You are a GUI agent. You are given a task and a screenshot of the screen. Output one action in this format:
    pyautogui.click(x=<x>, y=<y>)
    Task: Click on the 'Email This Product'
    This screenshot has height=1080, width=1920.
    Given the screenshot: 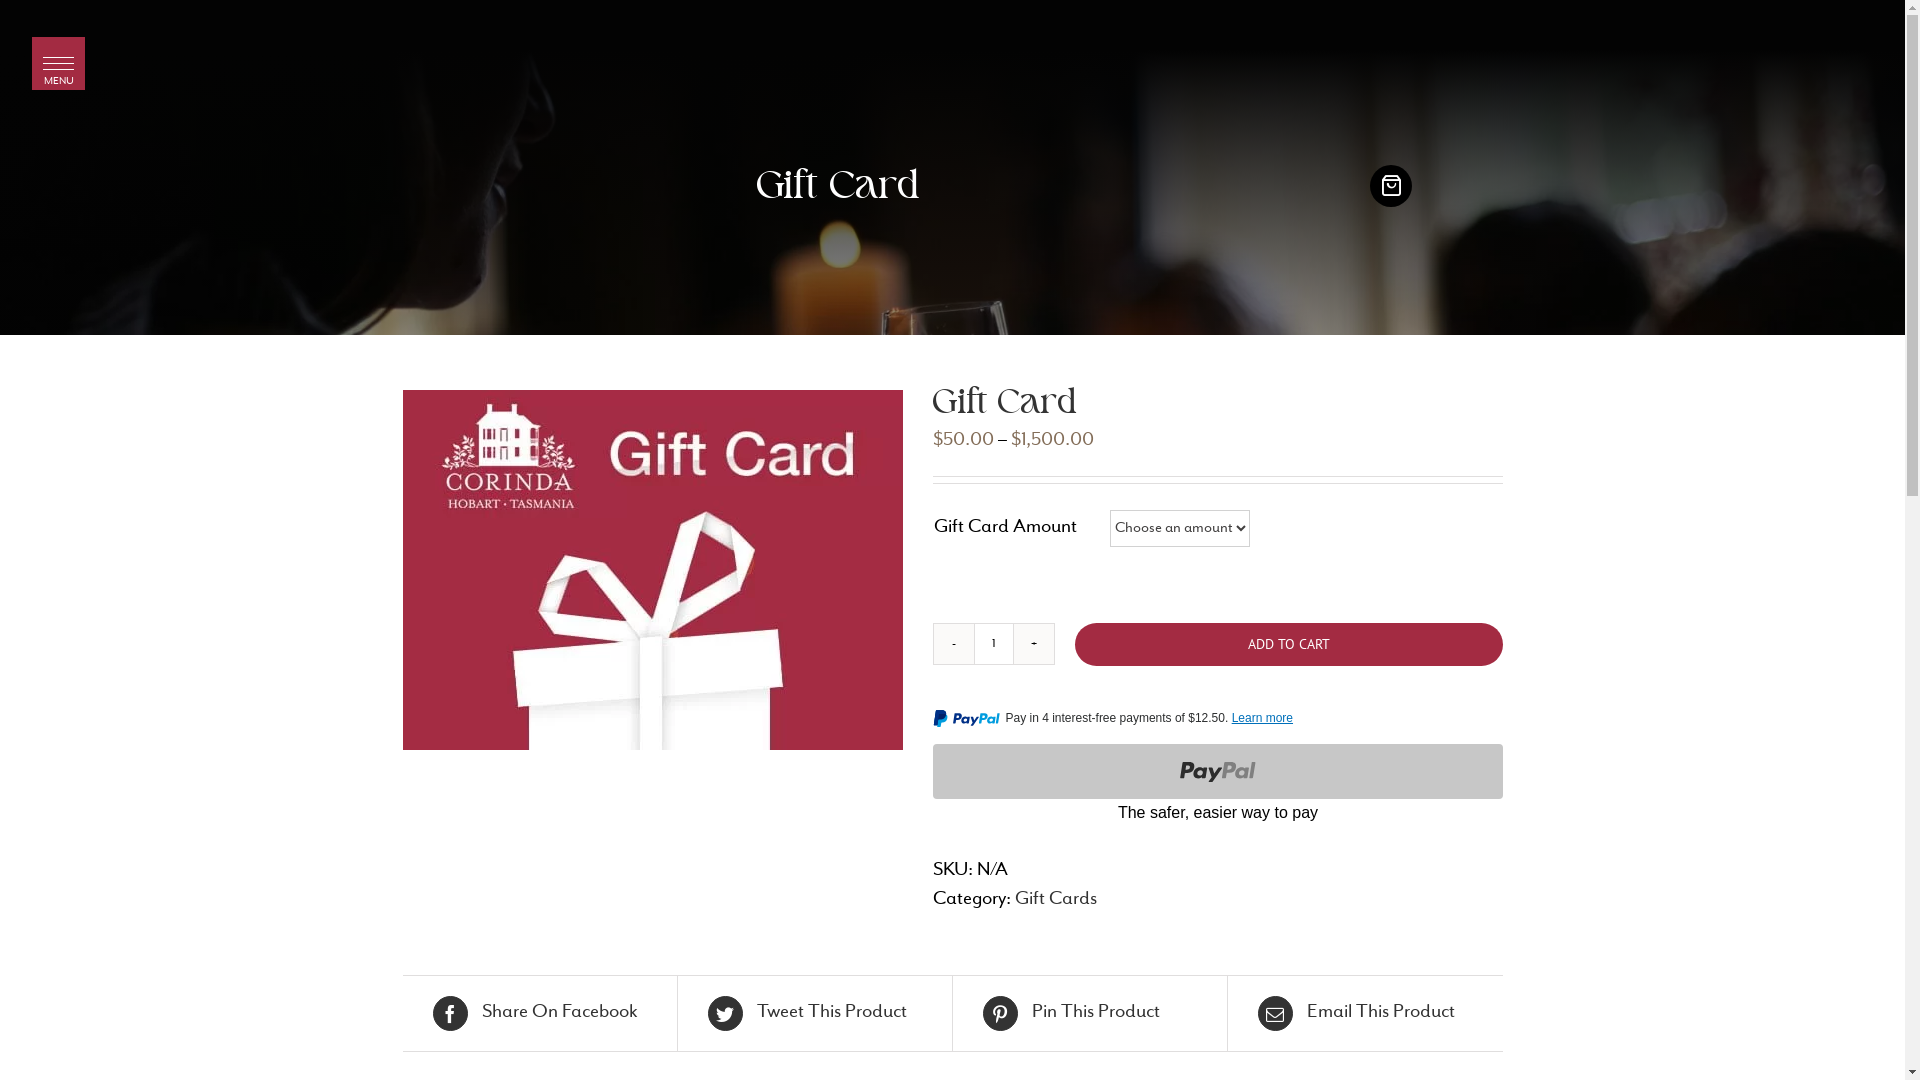 What is the action you would take?
    pyautogui.click(x=1364, y=1013)
    